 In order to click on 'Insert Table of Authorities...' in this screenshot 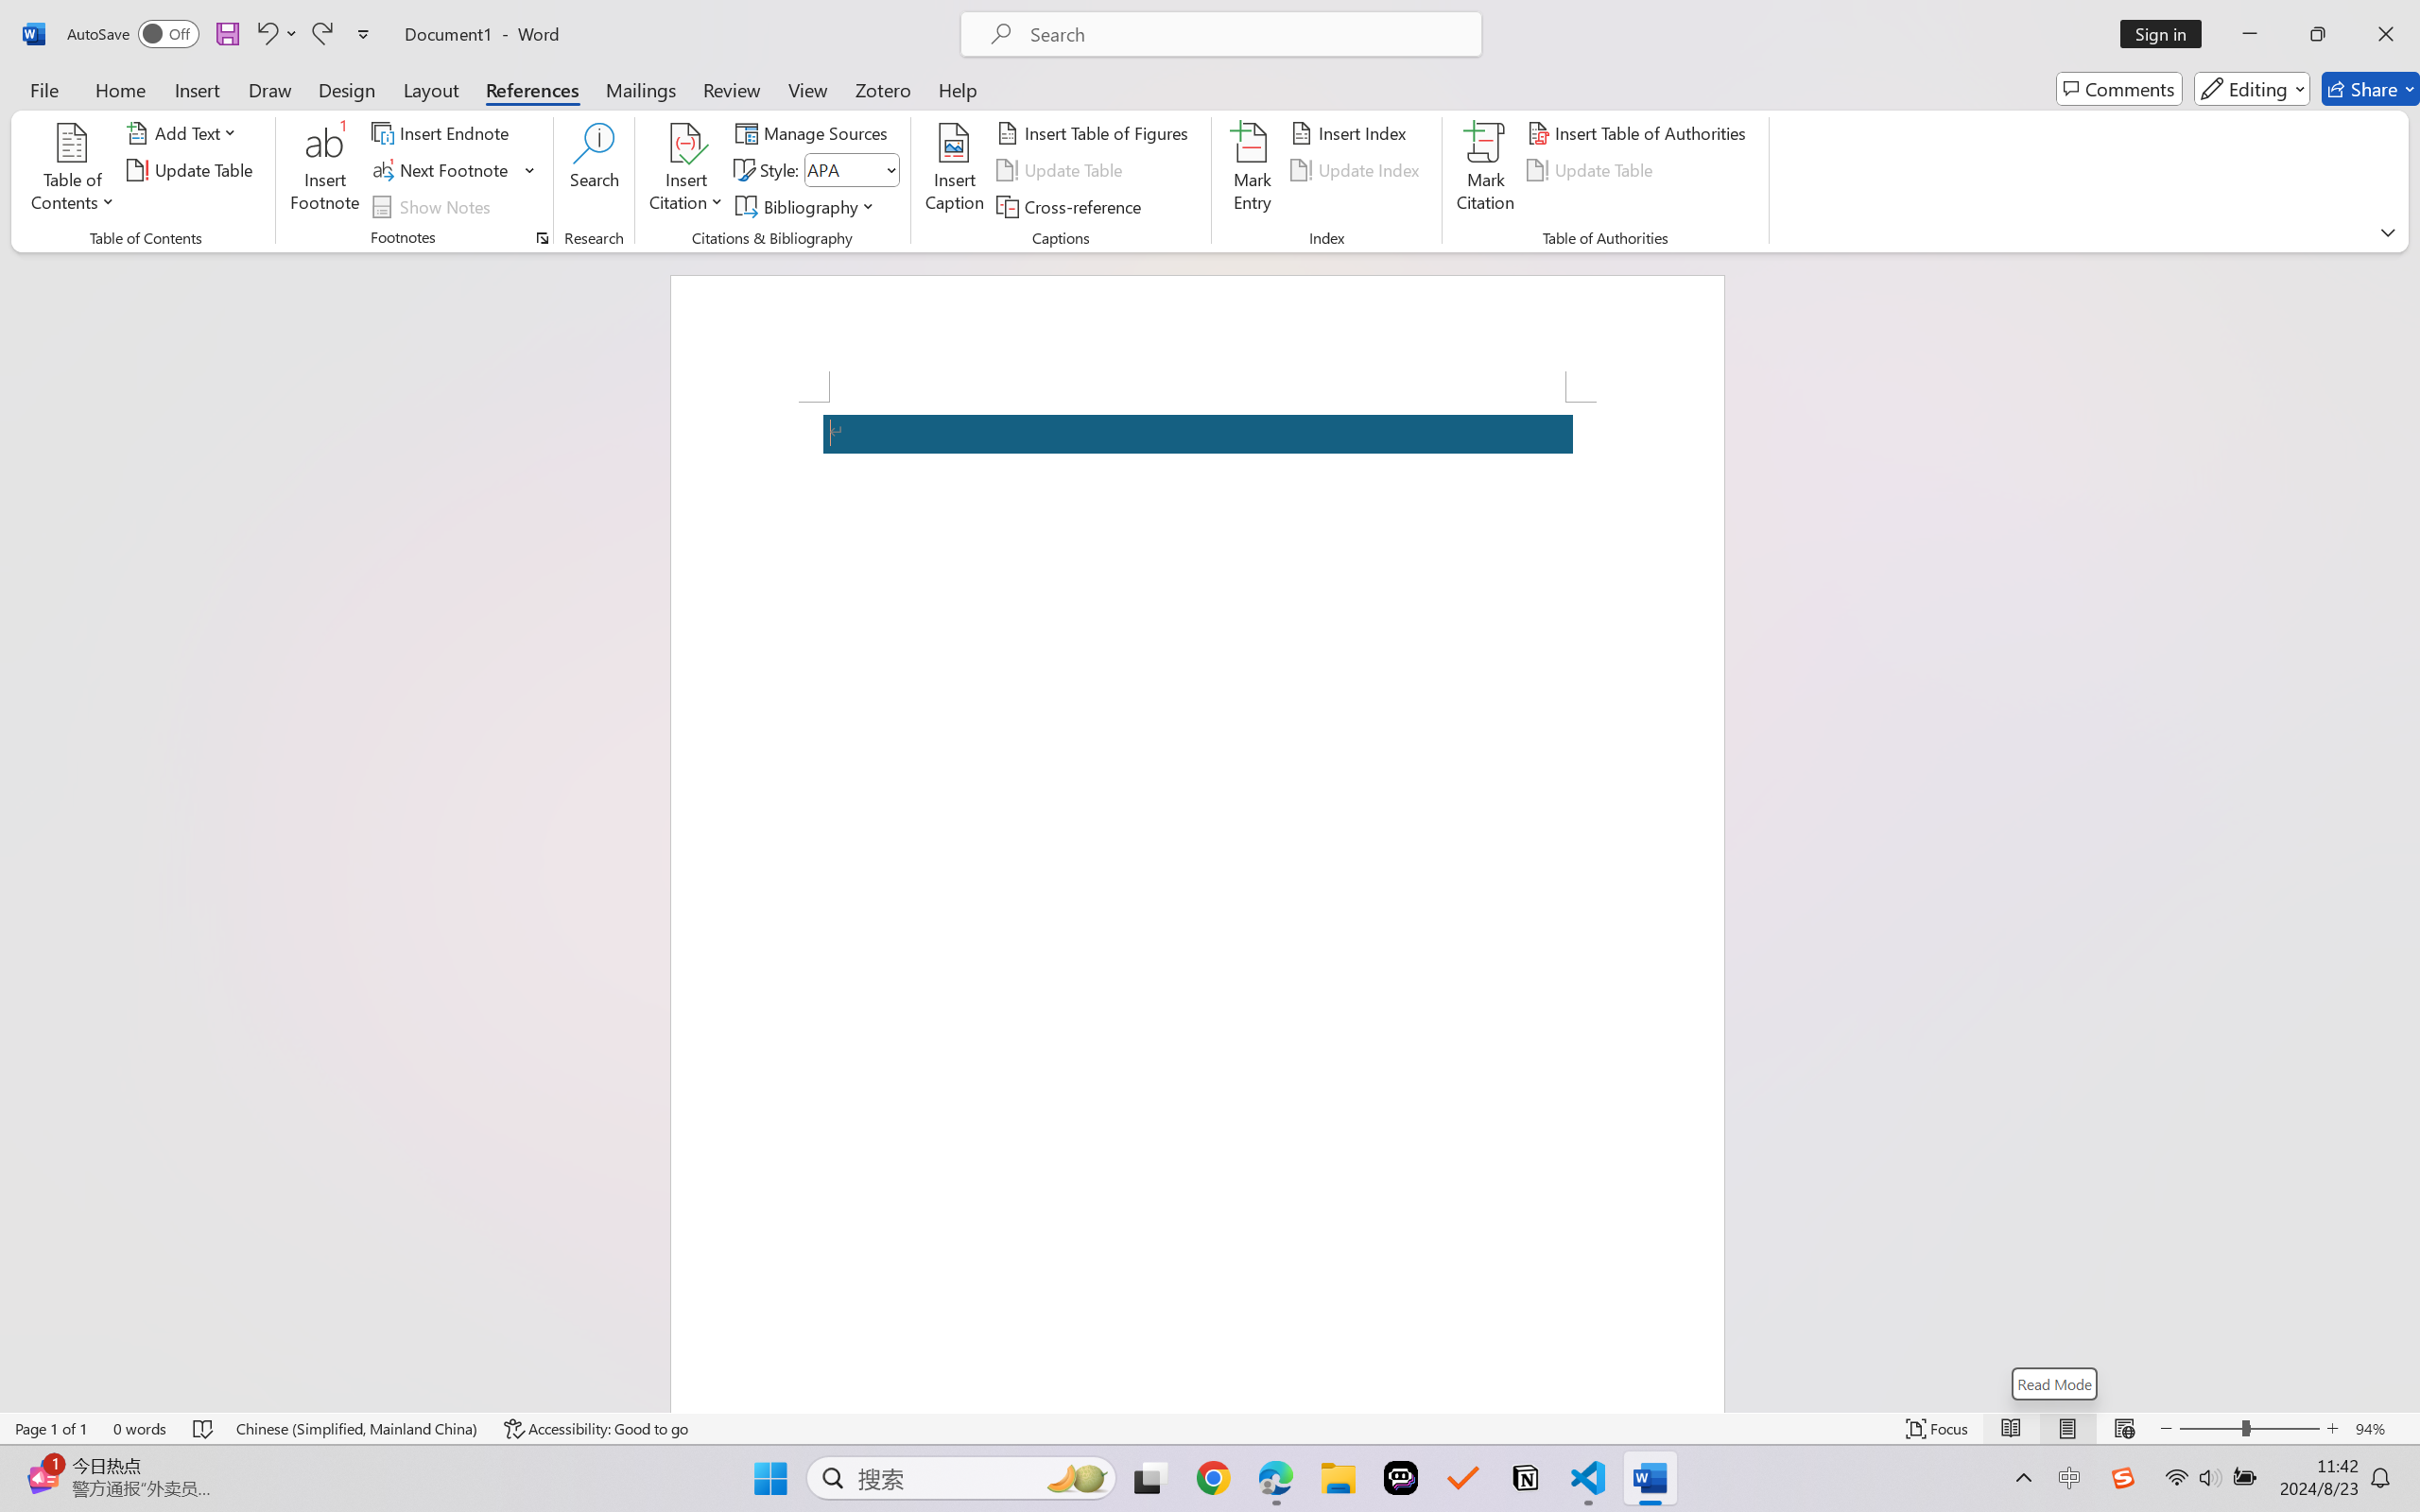, I will do `click(1639, 131)`.